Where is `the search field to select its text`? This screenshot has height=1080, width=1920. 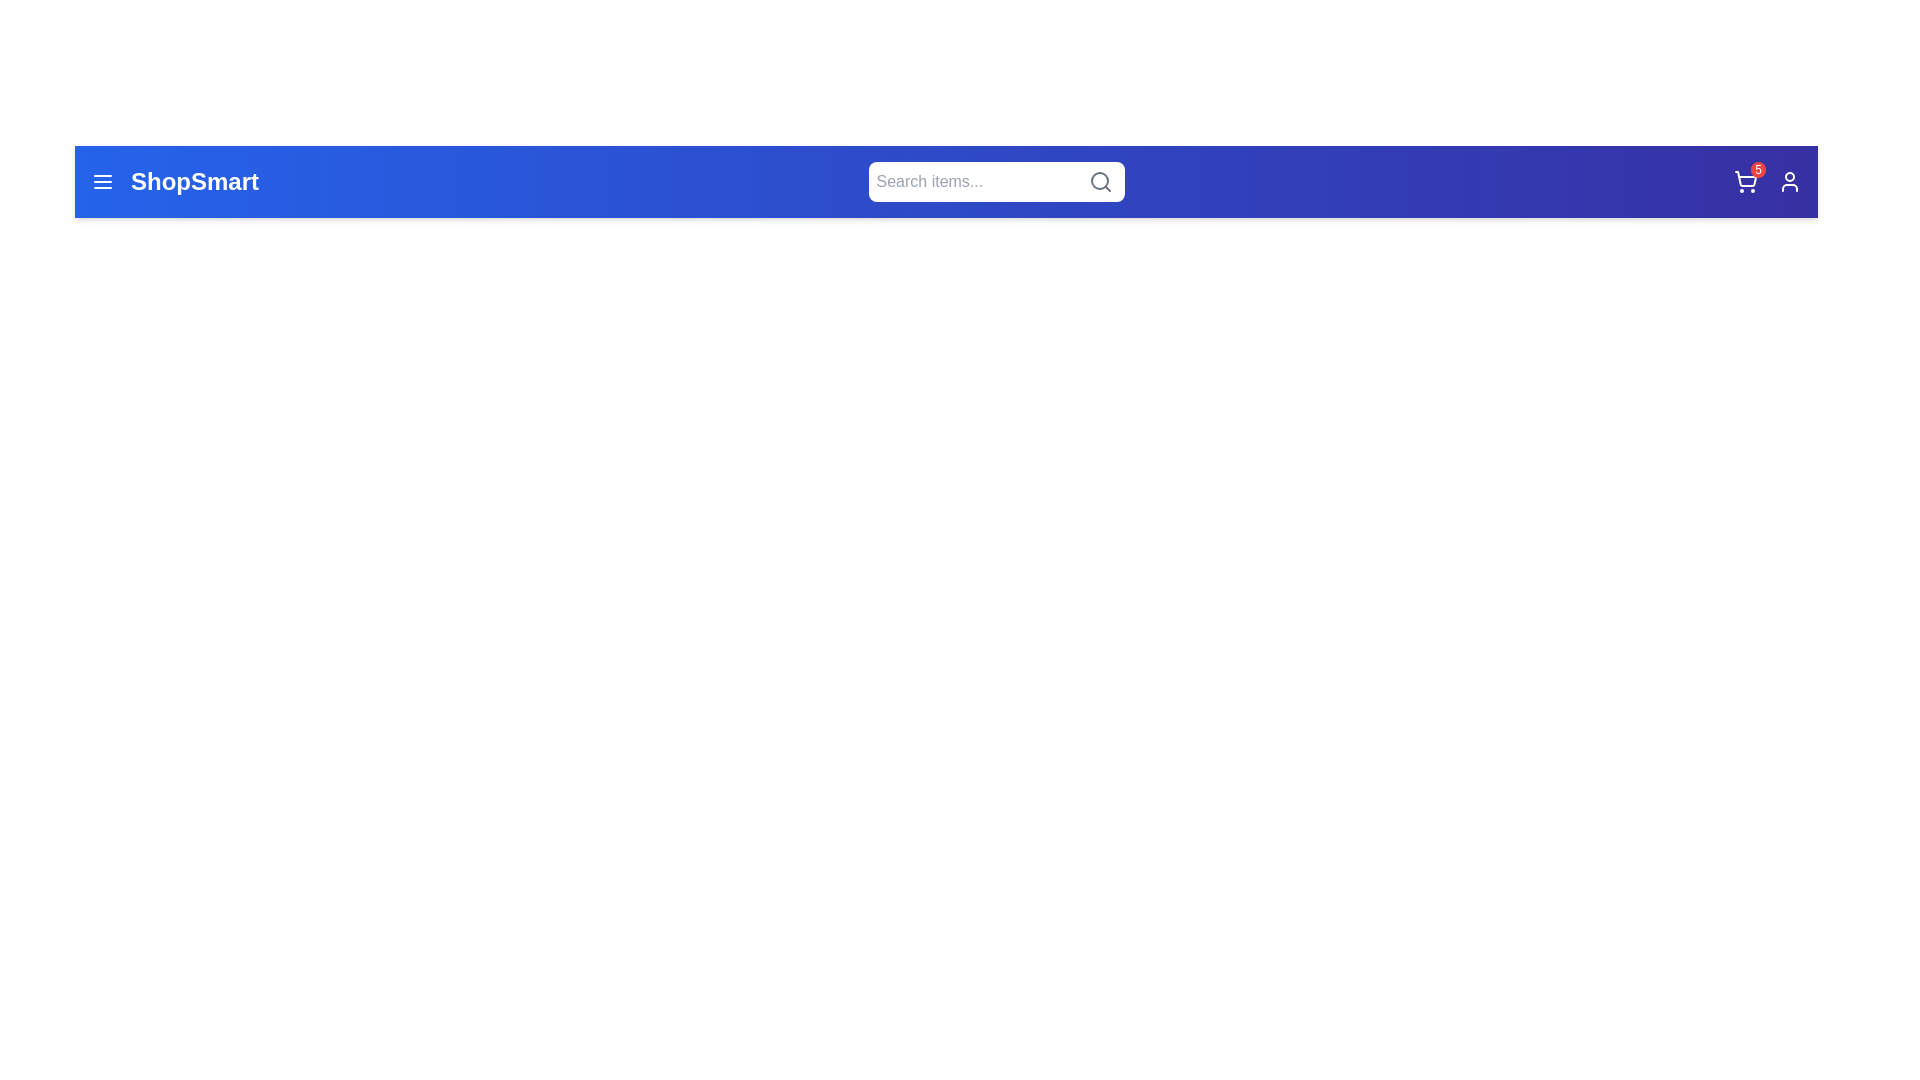
the search field to select its text is located at coordinates (996, 181).